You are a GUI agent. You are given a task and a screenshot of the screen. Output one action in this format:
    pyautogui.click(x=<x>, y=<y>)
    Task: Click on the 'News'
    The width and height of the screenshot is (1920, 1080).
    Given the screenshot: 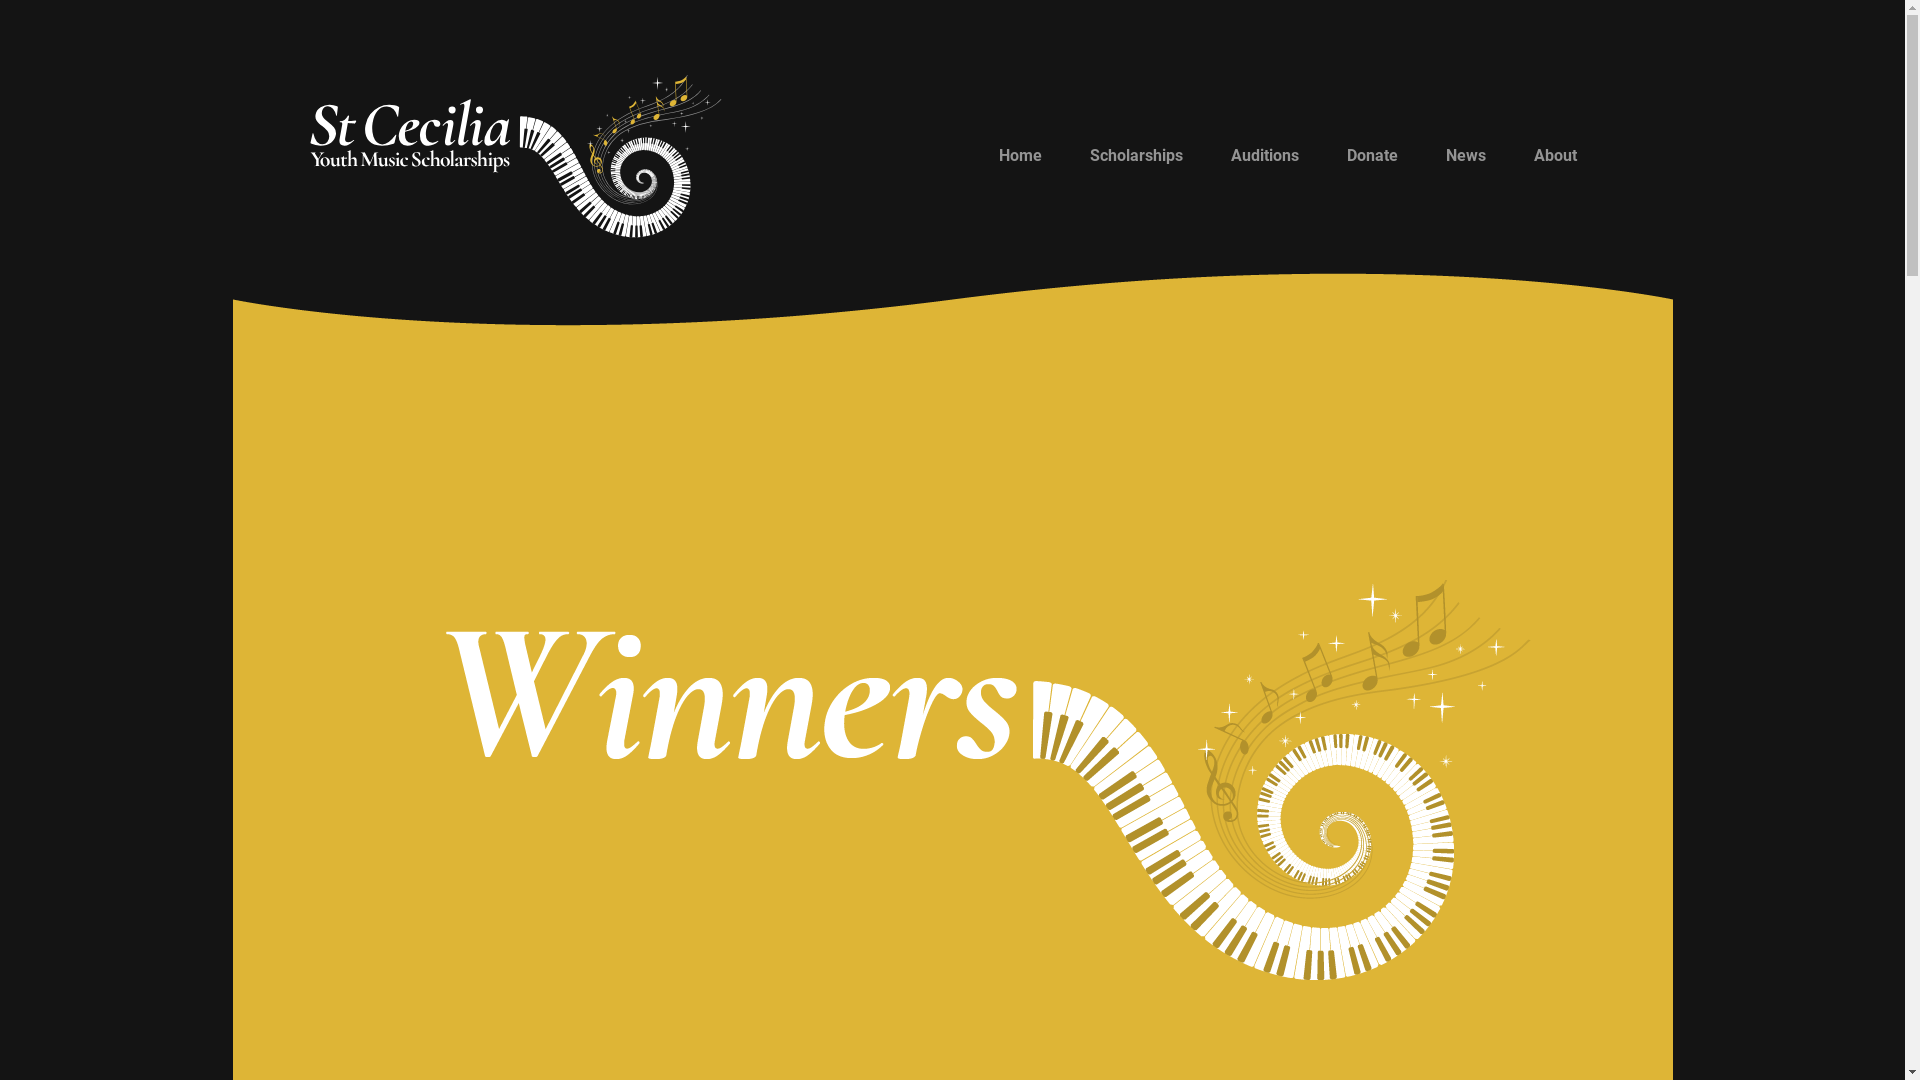 What is the action you would take?
    pyautogui.click(x=1420, y=154)
    